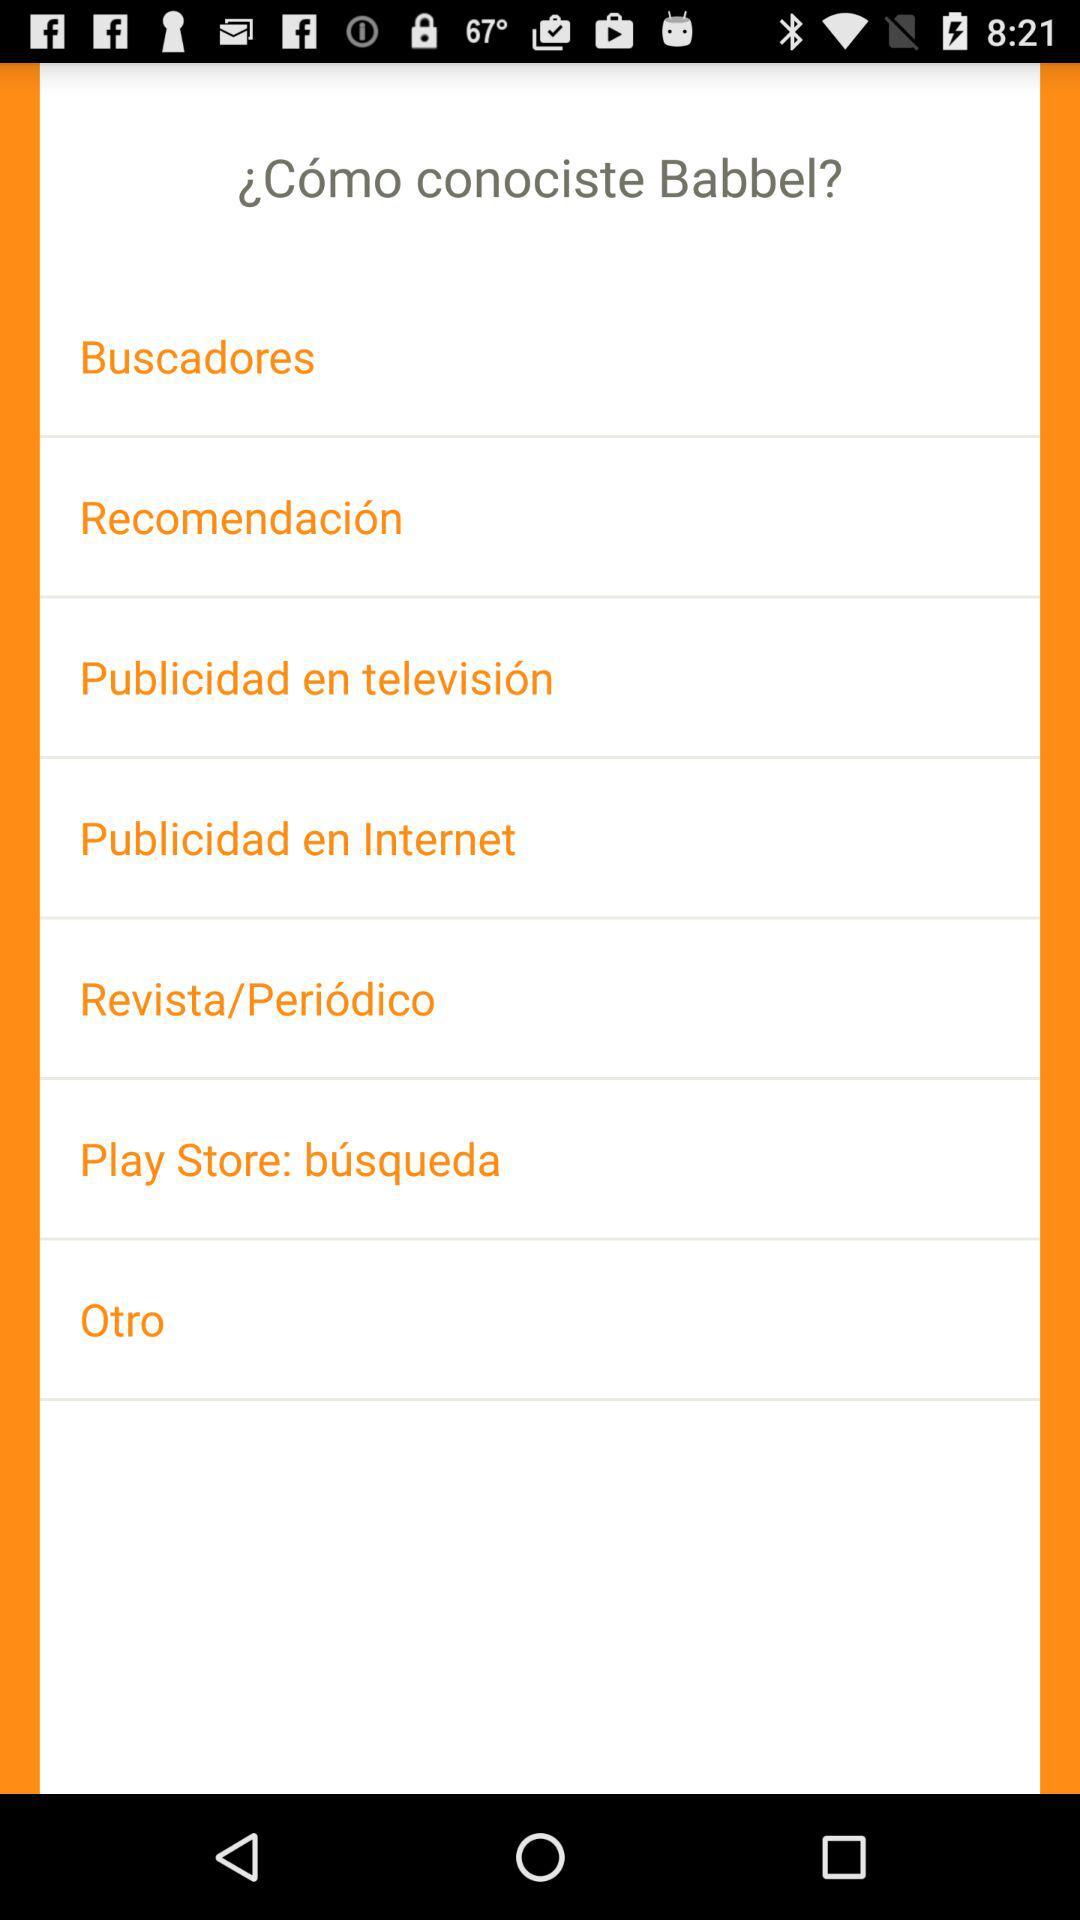 The width and height of the screenshot is (1080, 1920). What do you see at coordinates (540, 516) in the screenshot?
I see `icon below buscadores app` at bounding box center [540, 516].